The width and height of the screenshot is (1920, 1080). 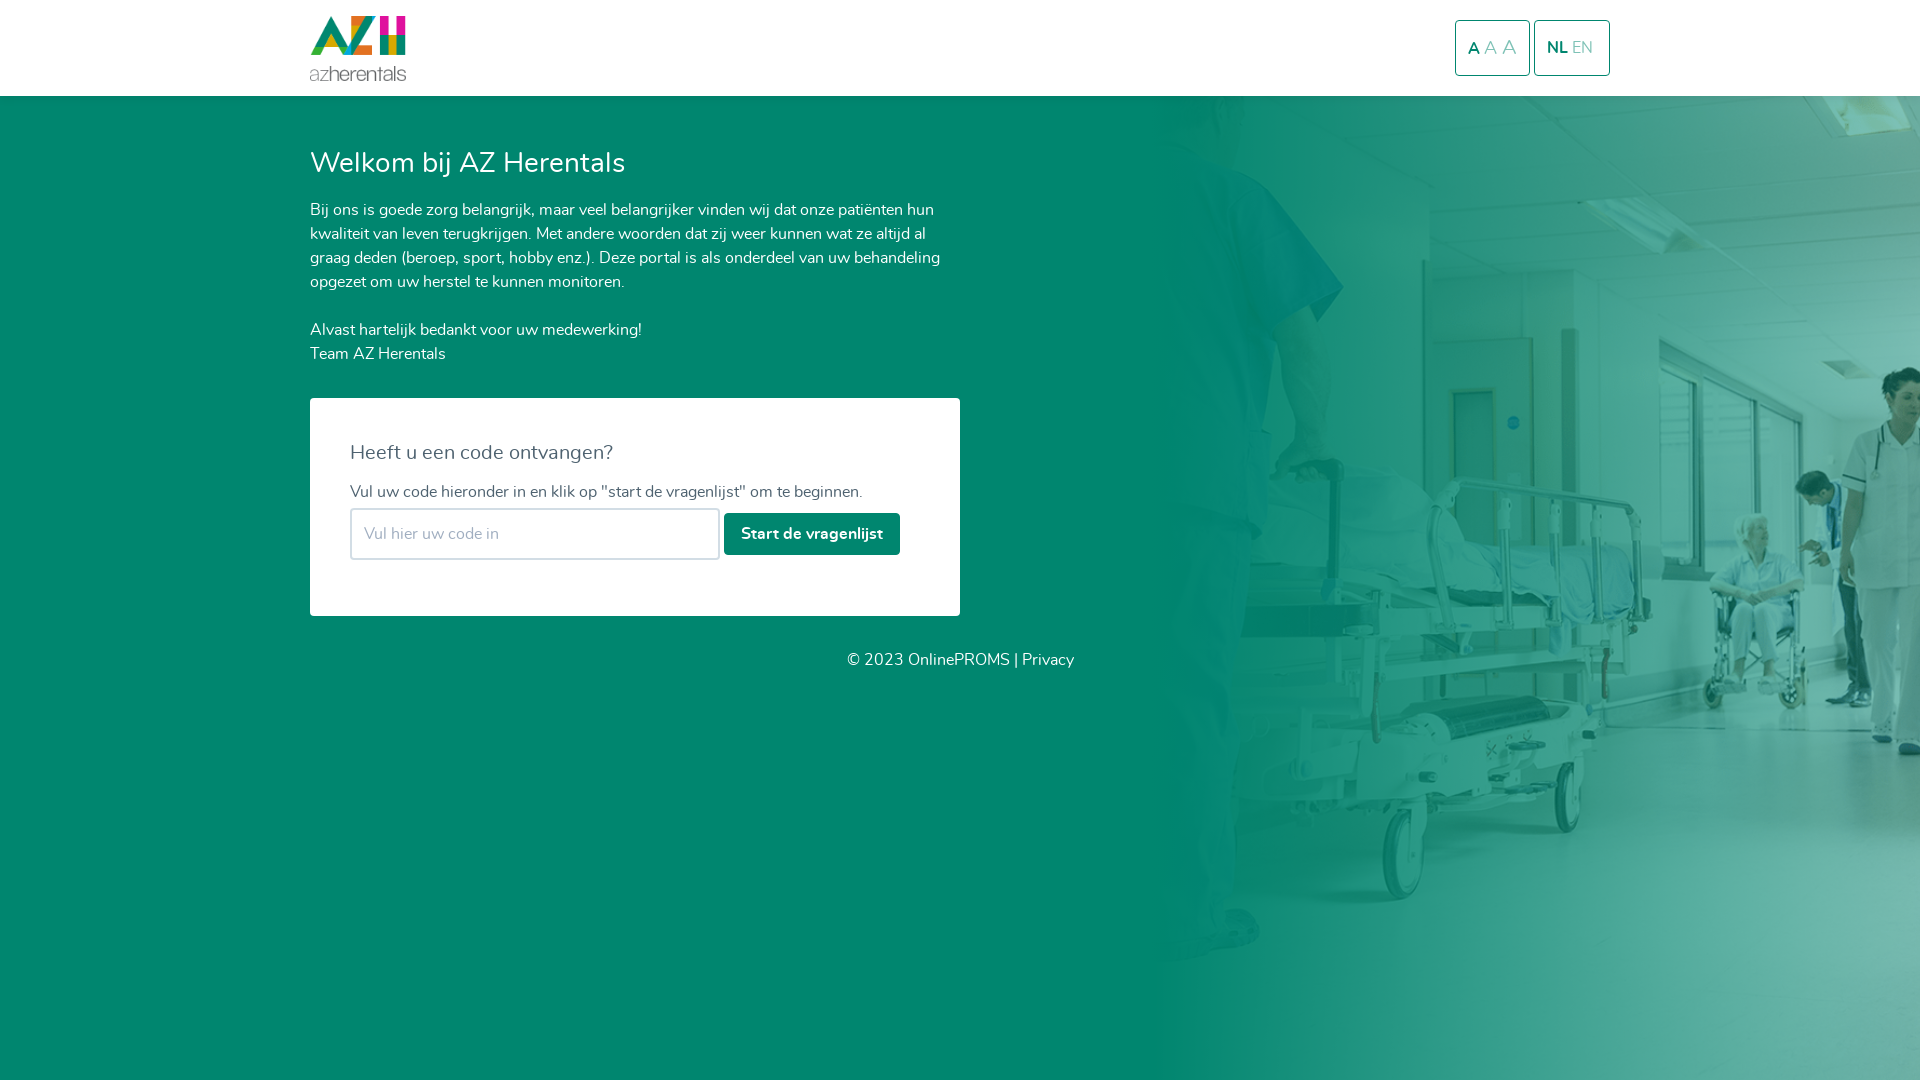 I want to click on 'A', so click(x=1476, y=48).